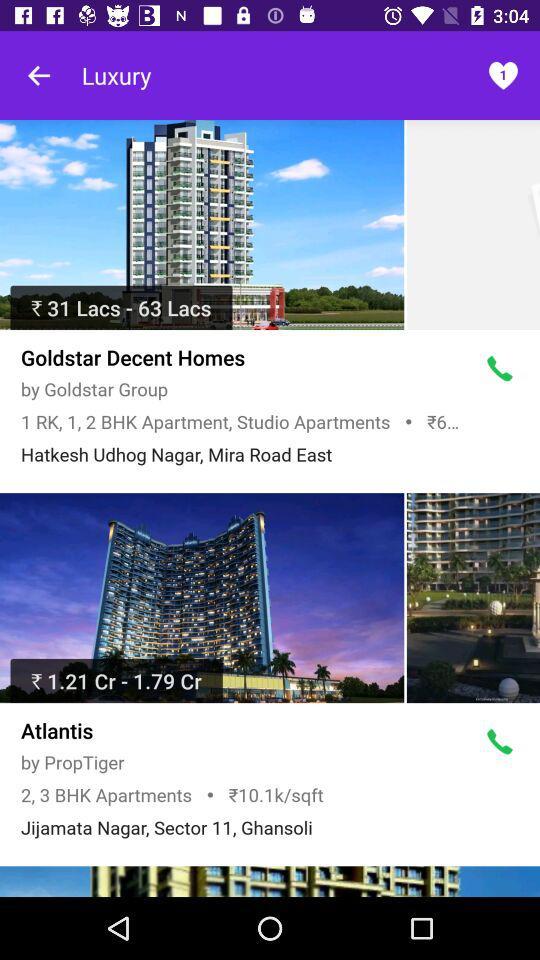 Image resolution: width=540 pixels, height=960 pixels. I want to click on button to call the business, so click(499, 368).